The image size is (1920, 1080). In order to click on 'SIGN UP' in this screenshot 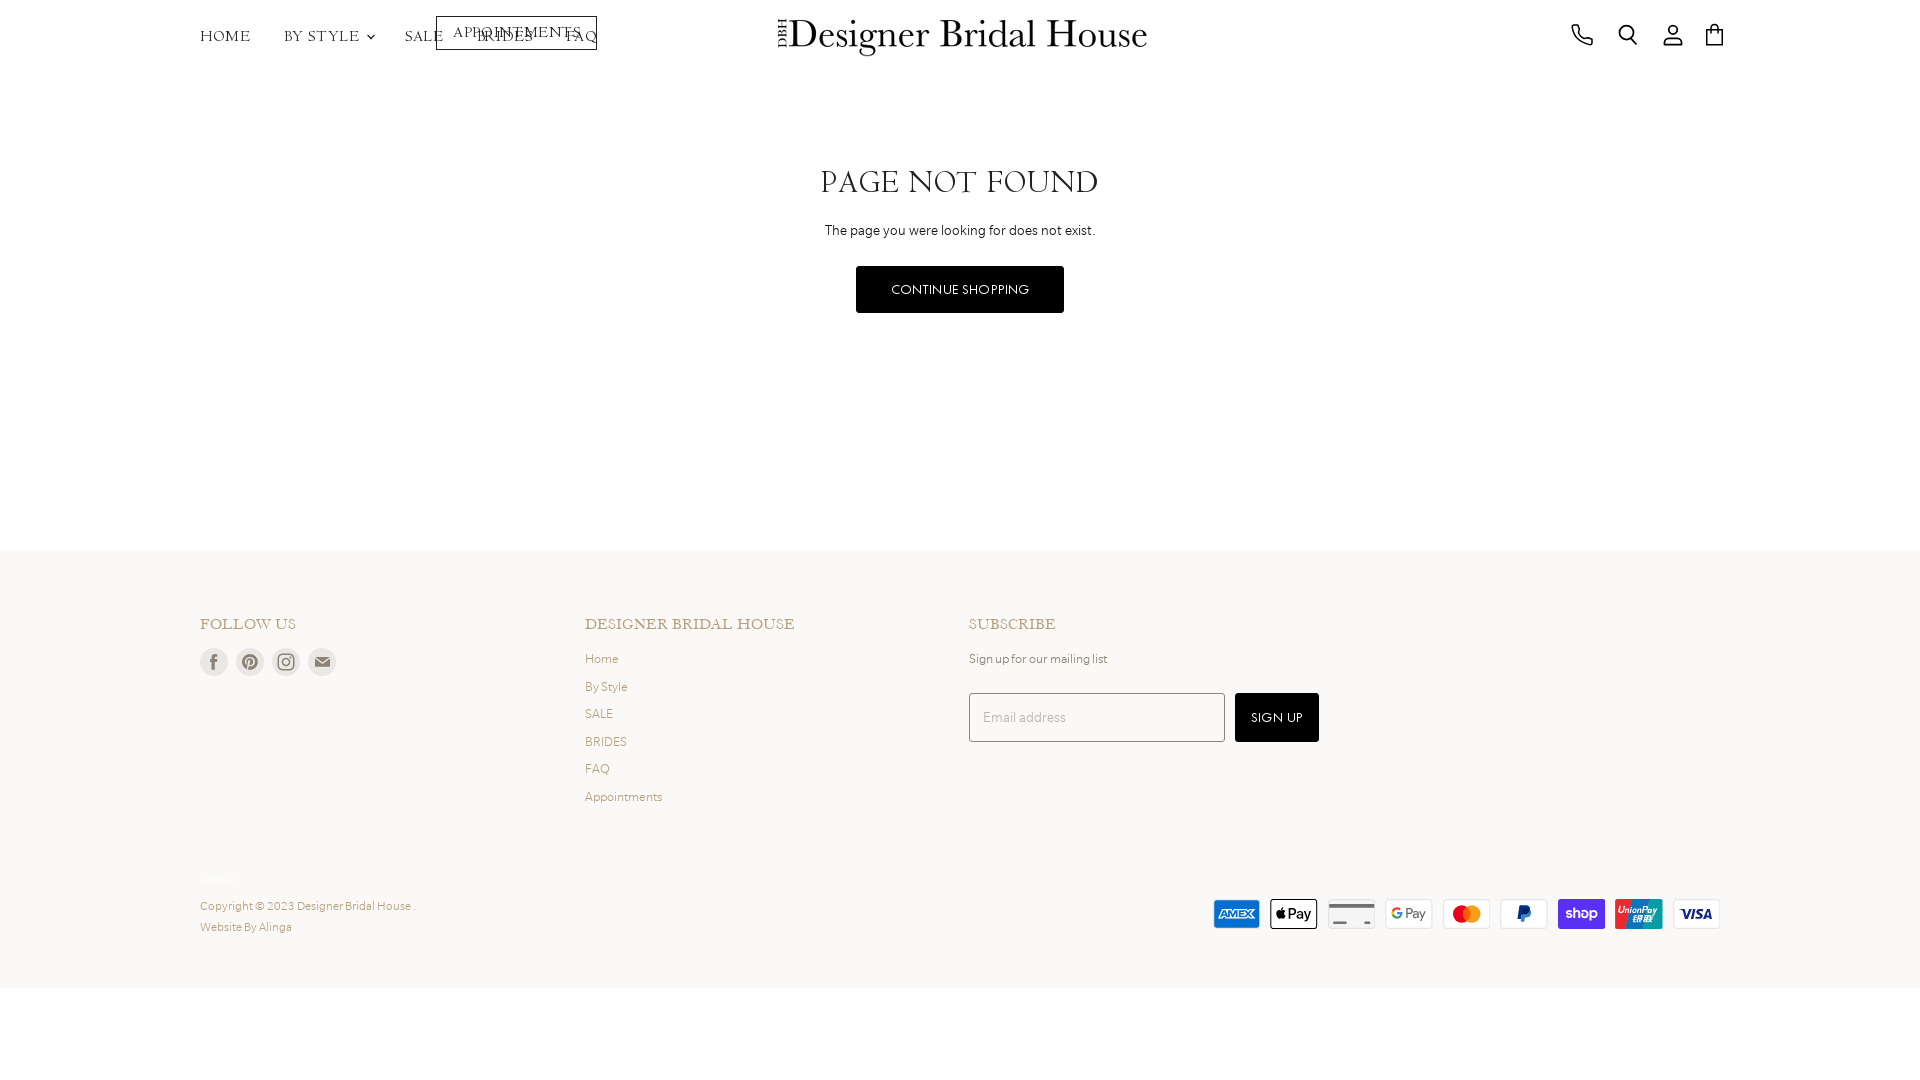, I will do `click(1233, 716)`.